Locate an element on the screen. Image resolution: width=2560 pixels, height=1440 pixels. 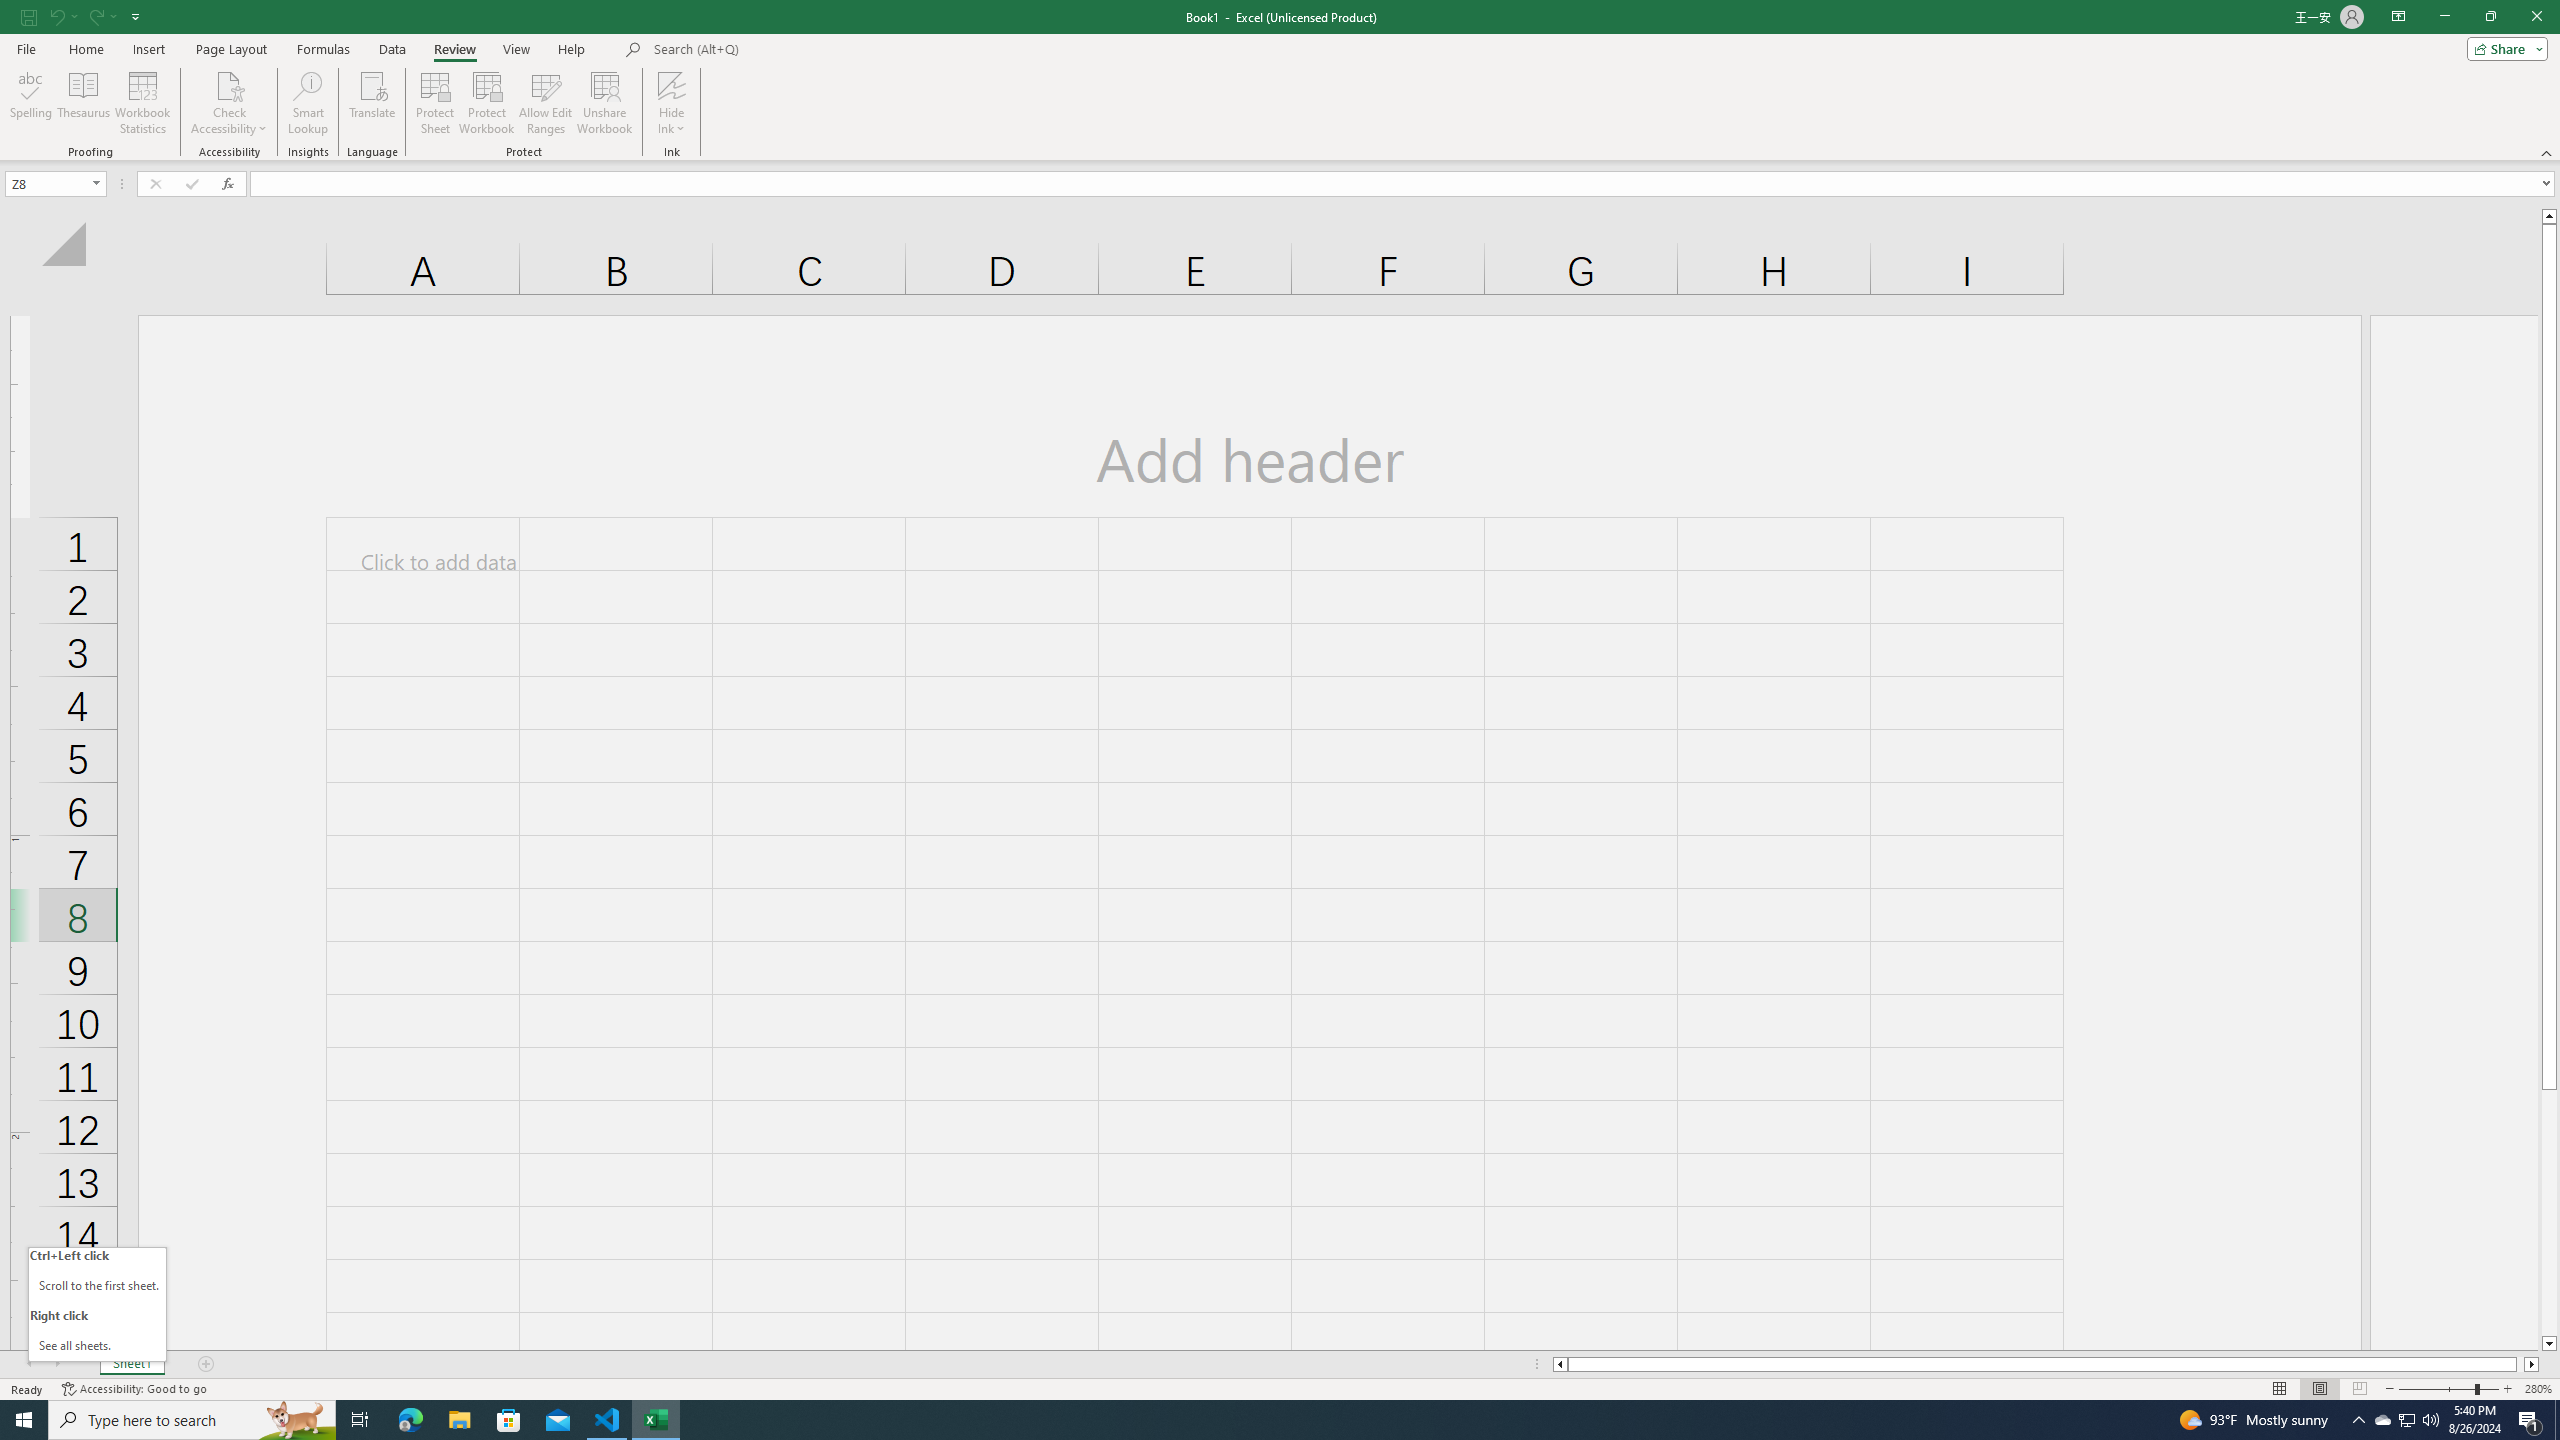
'Line down' is located at coordinates (2548, 1344).